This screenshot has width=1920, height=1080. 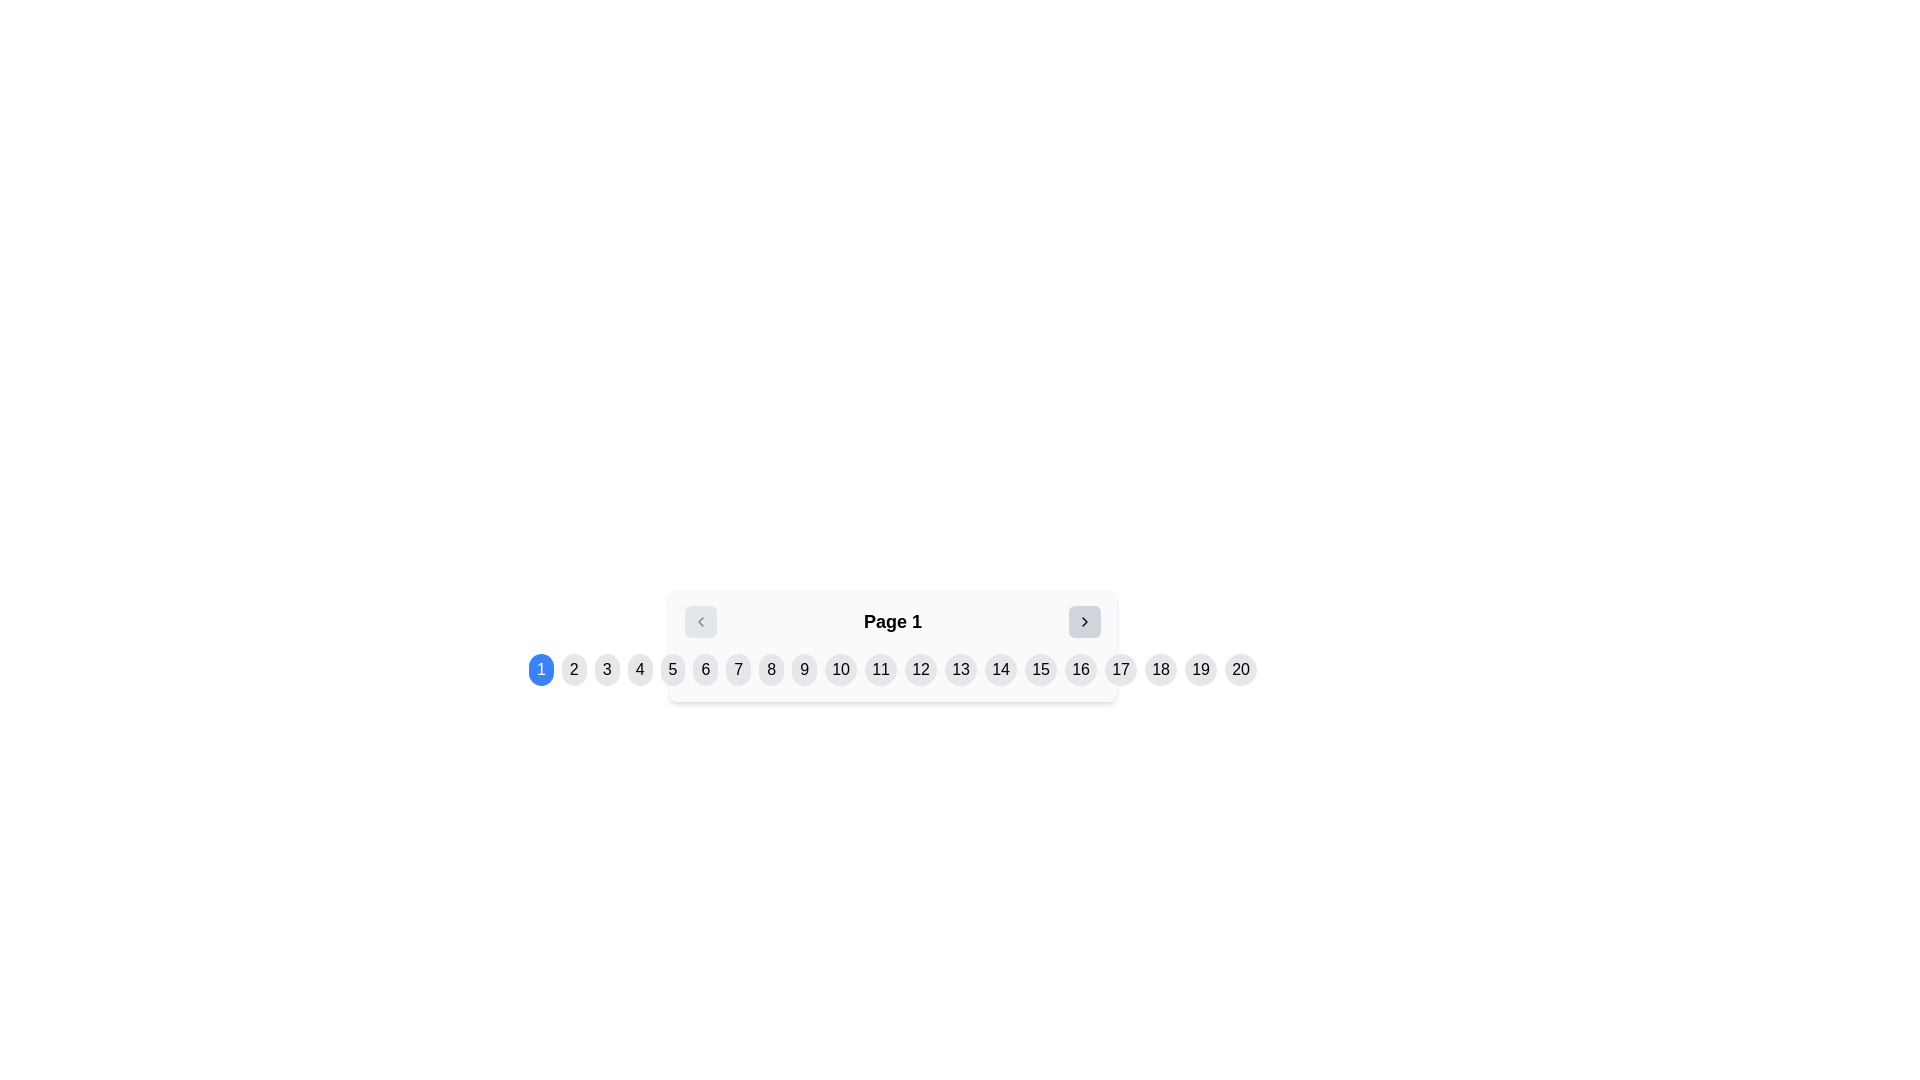 I want to click on the circular button with a gray background and black text '11', so click(x=880, y=670).